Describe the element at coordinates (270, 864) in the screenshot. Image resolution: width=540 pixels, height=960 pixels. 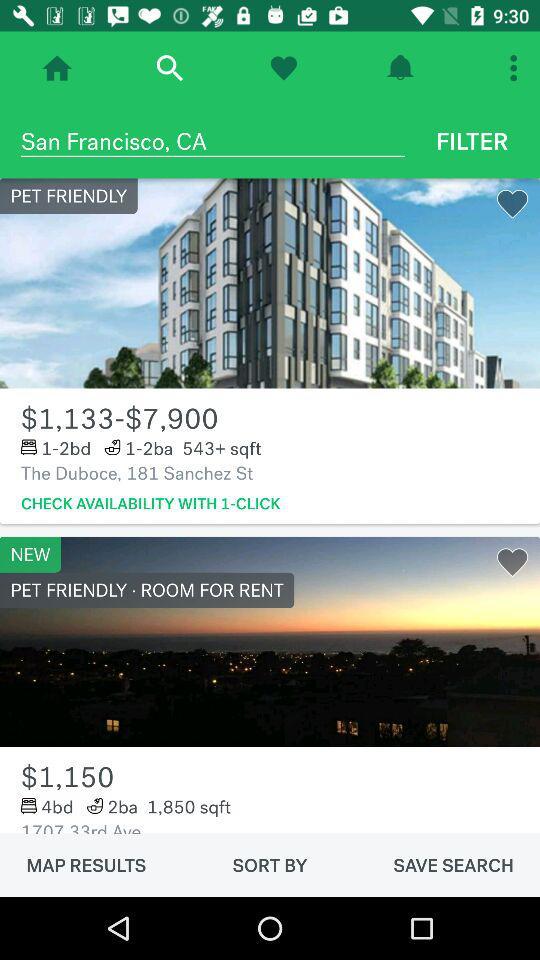
I see `the icon next to the save search item` at that location.